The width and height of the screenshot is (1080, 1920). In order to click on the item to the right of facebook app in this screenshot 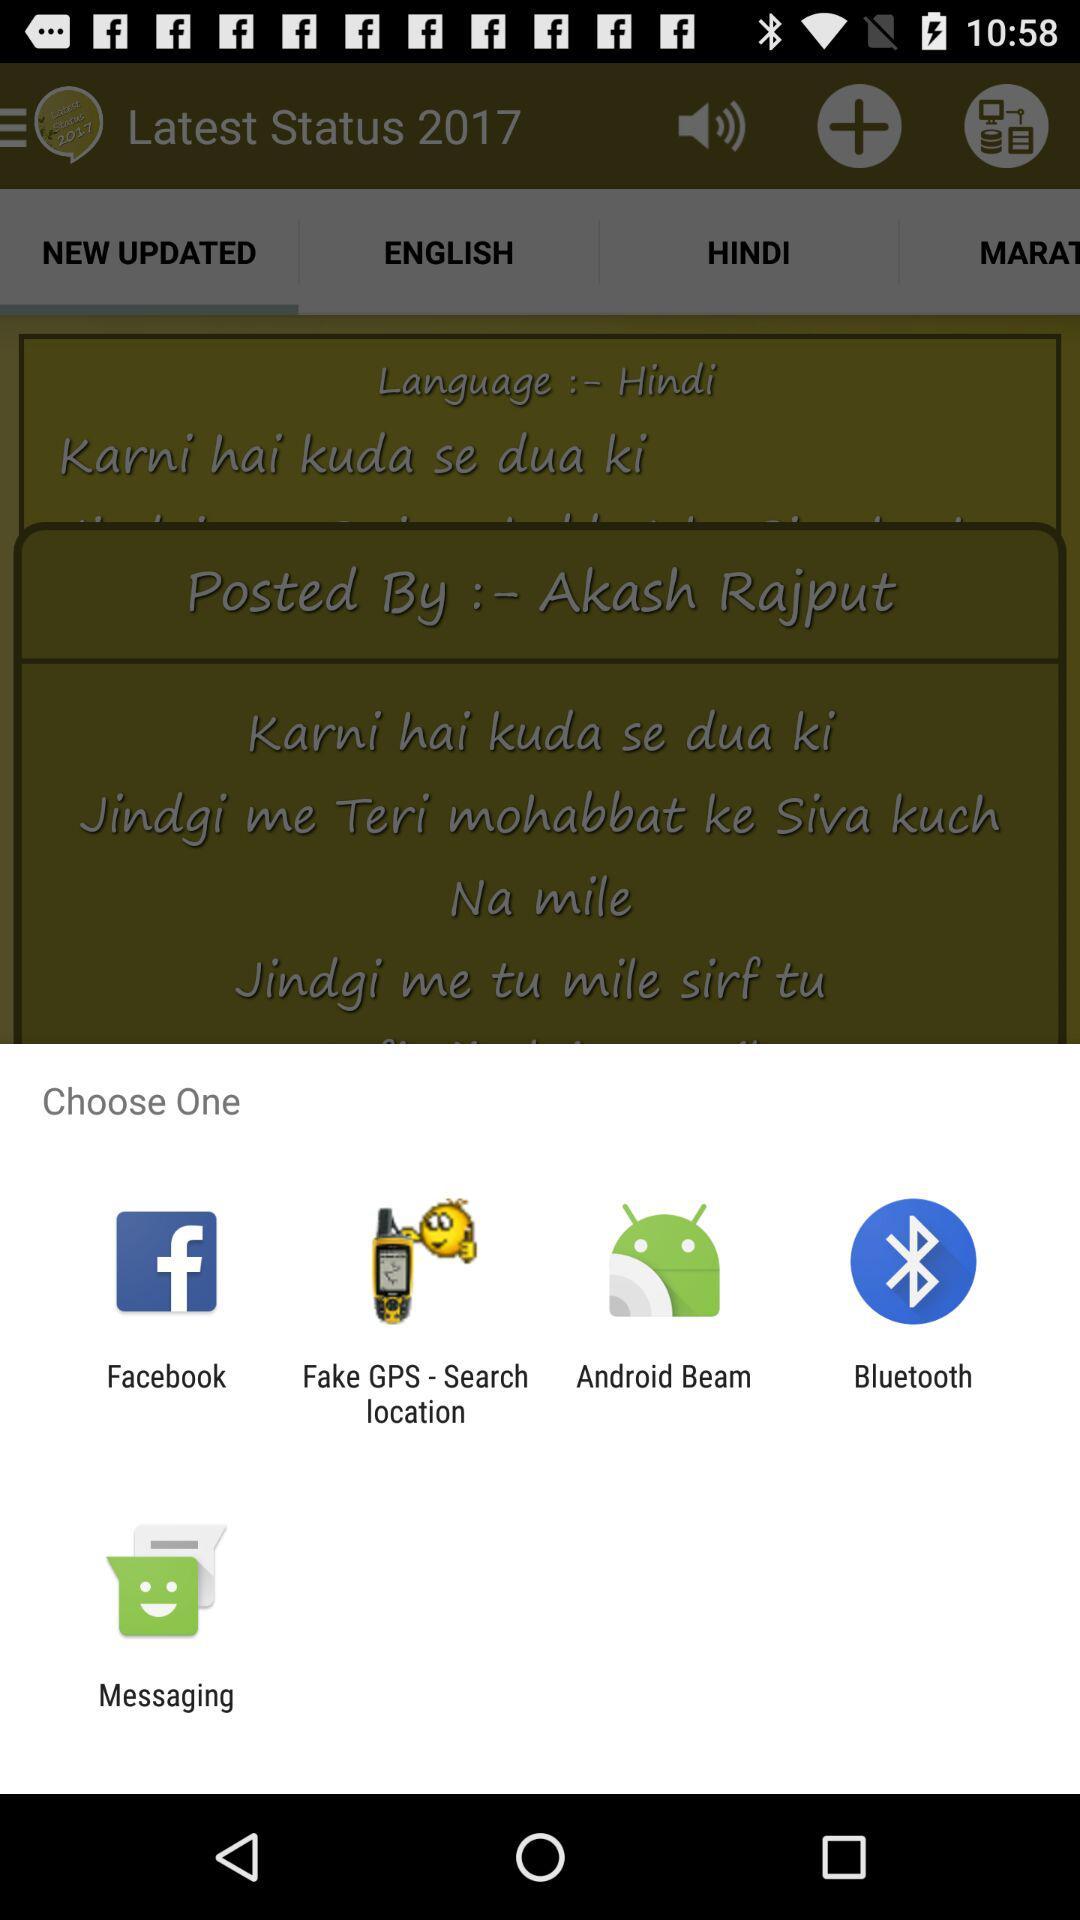, I will do `click(414, 1392)`.